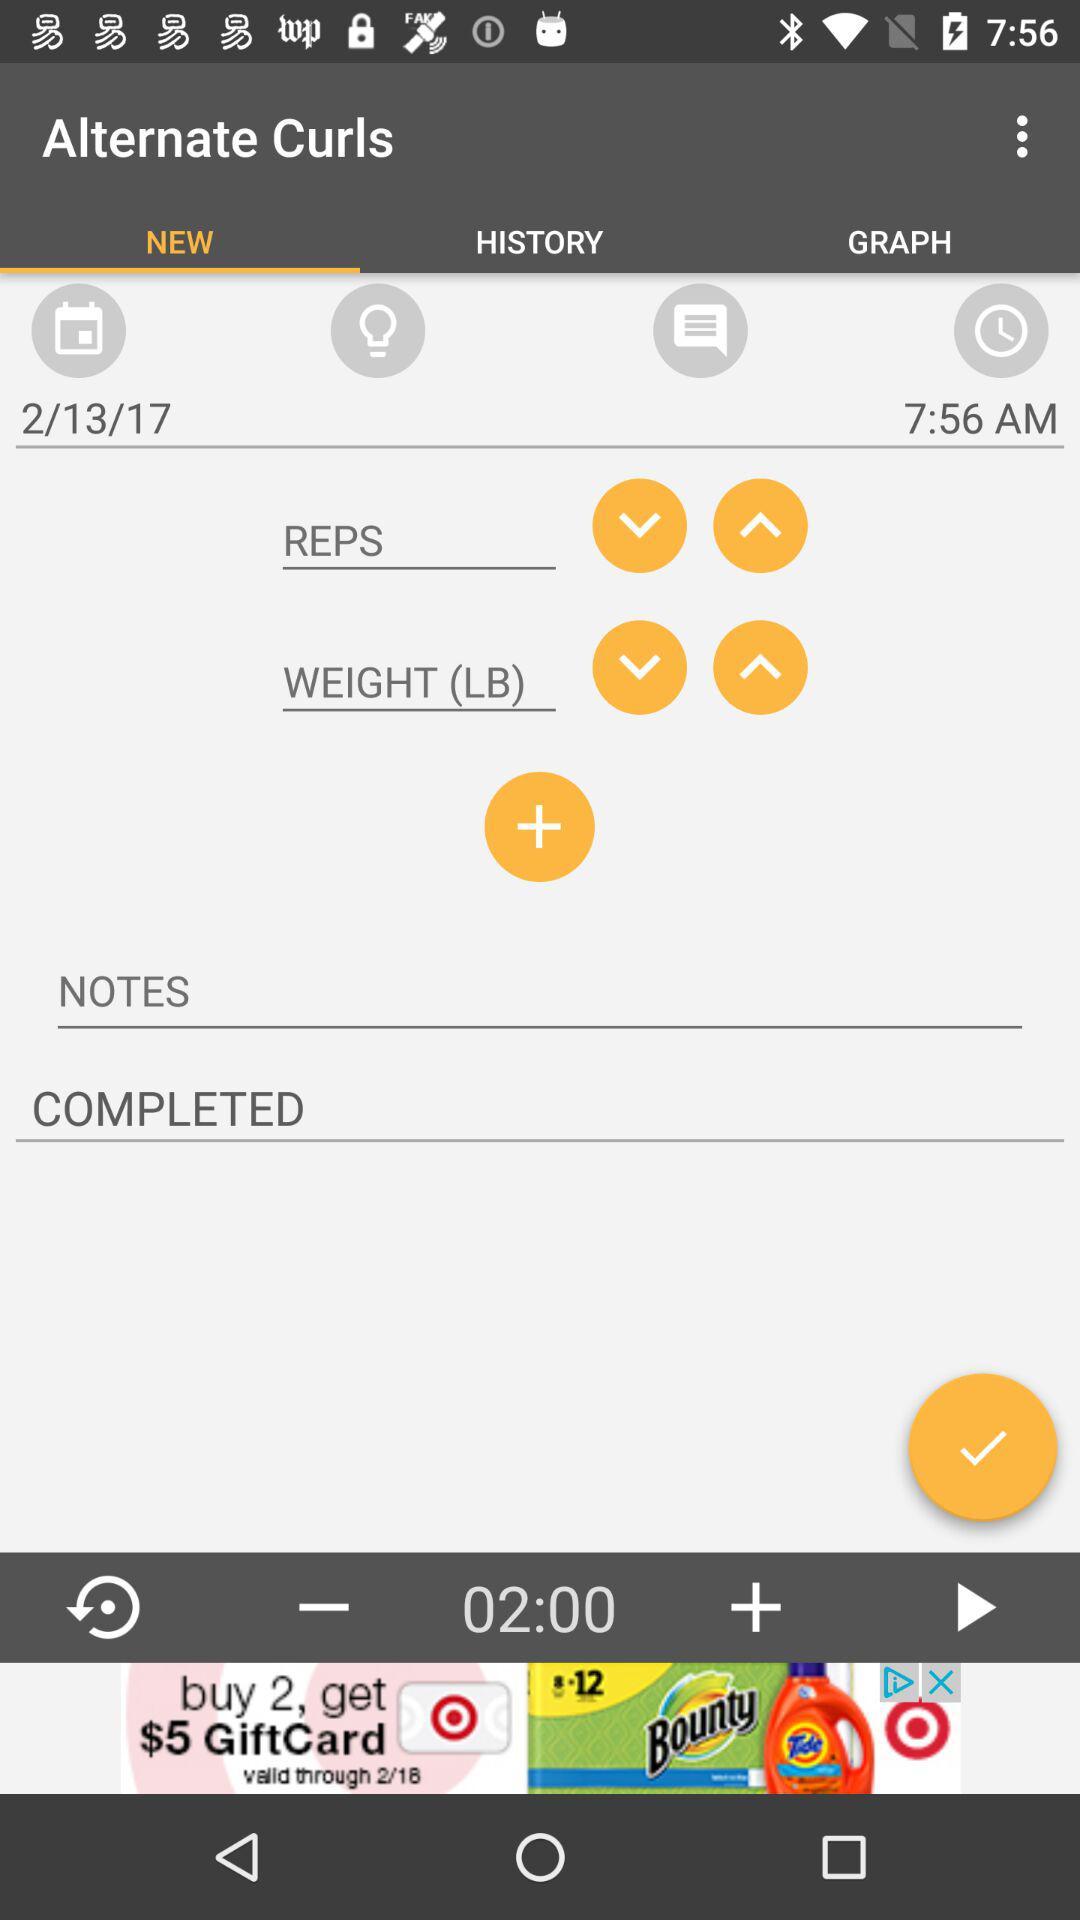 This screenshot has width=1080, height=1920. Describe the element at coordinates (418, 682) in the screenshot. I see `weight dialog box` at that location.